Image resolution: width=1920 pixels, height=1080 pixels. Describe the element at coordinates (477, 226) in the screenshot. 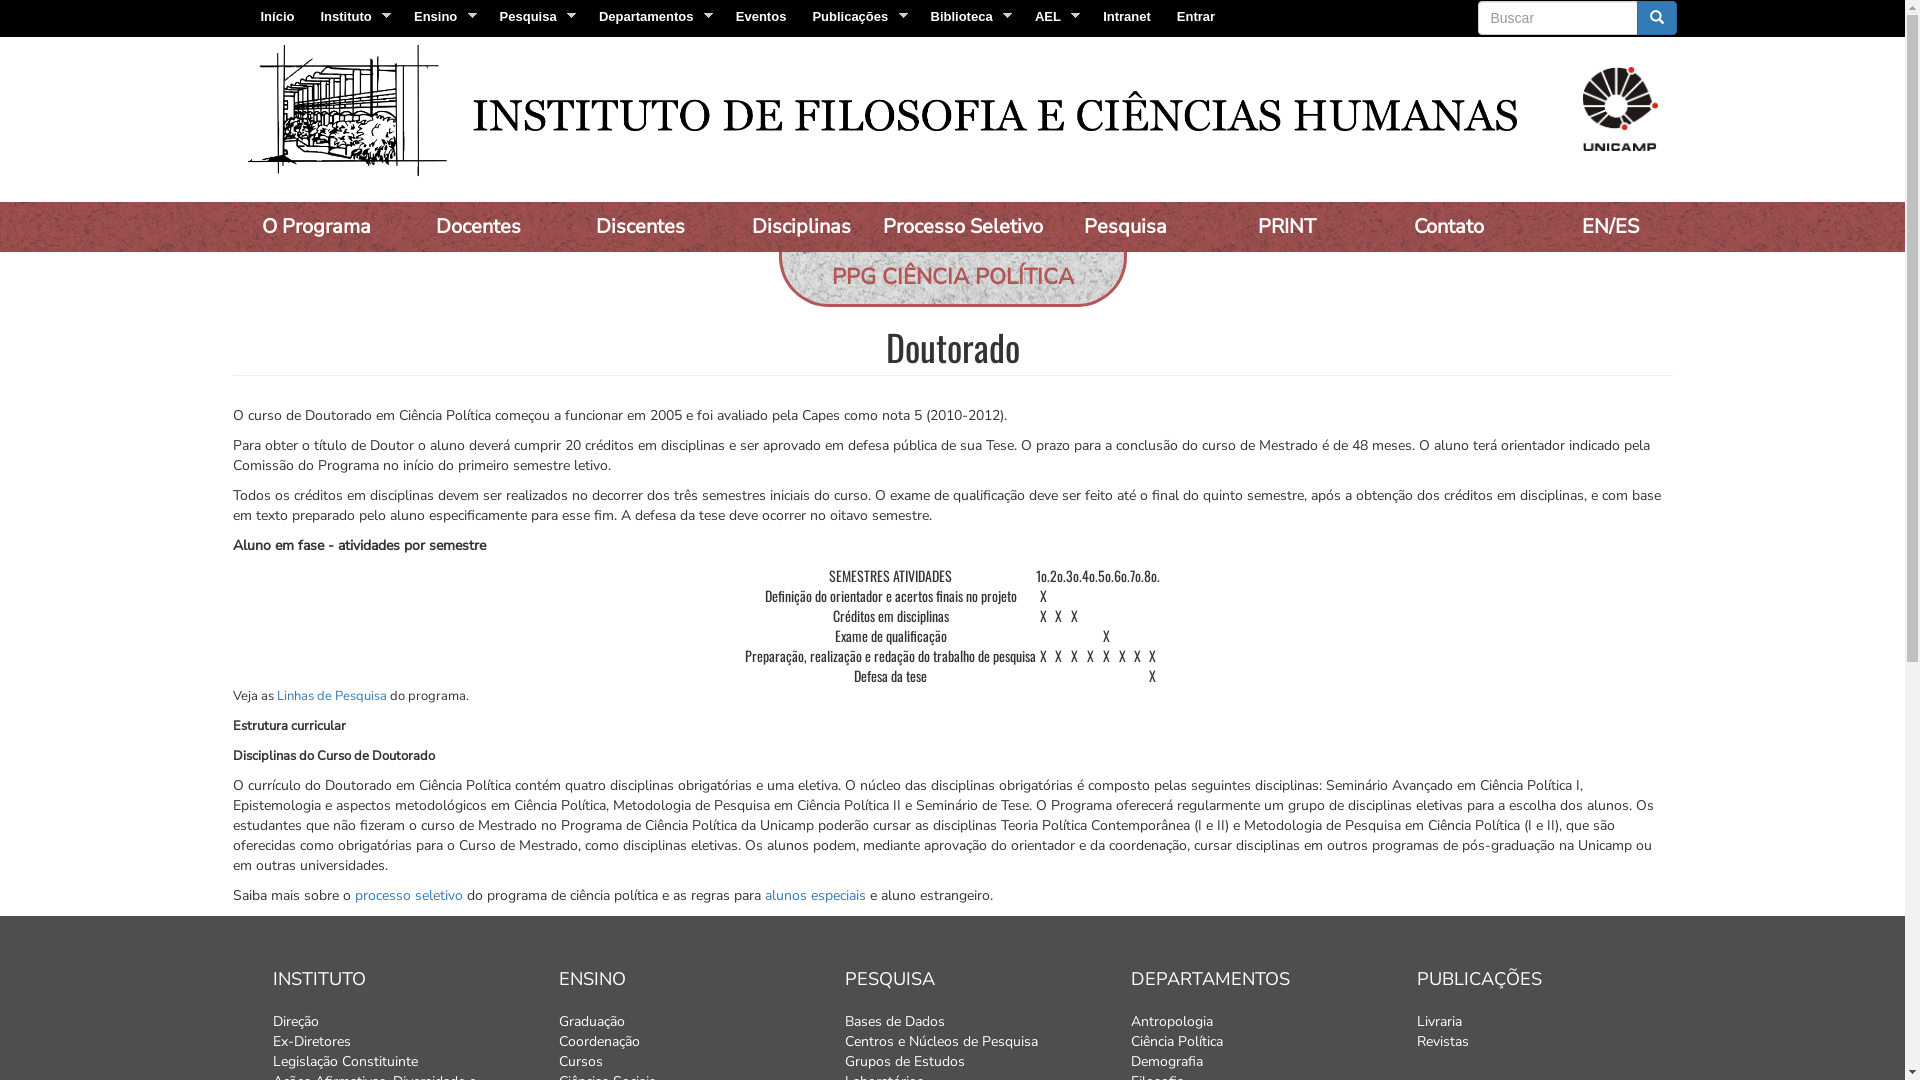

I see `'Docentes'` at that location.